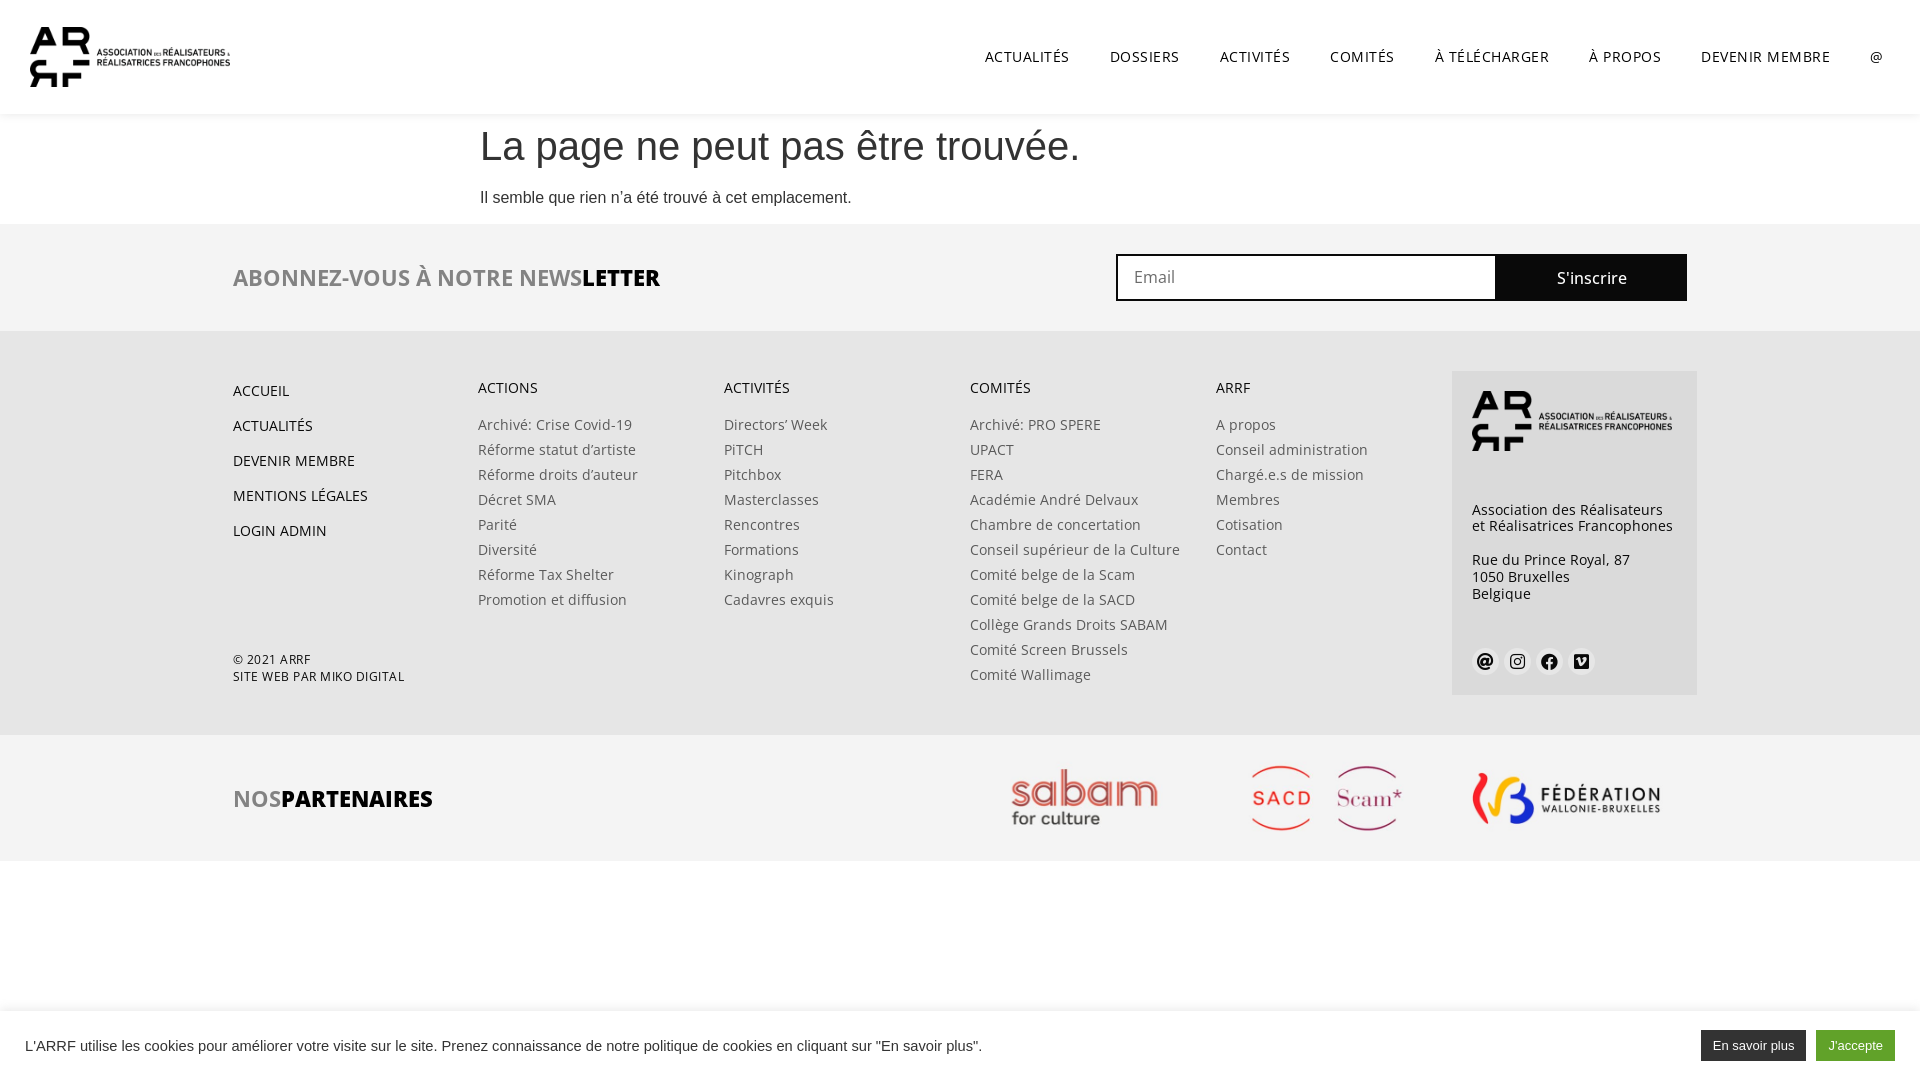 The height and width of the screenshot is (1080, 1920). I want to click on 'Kinograph', so click(836, 574).